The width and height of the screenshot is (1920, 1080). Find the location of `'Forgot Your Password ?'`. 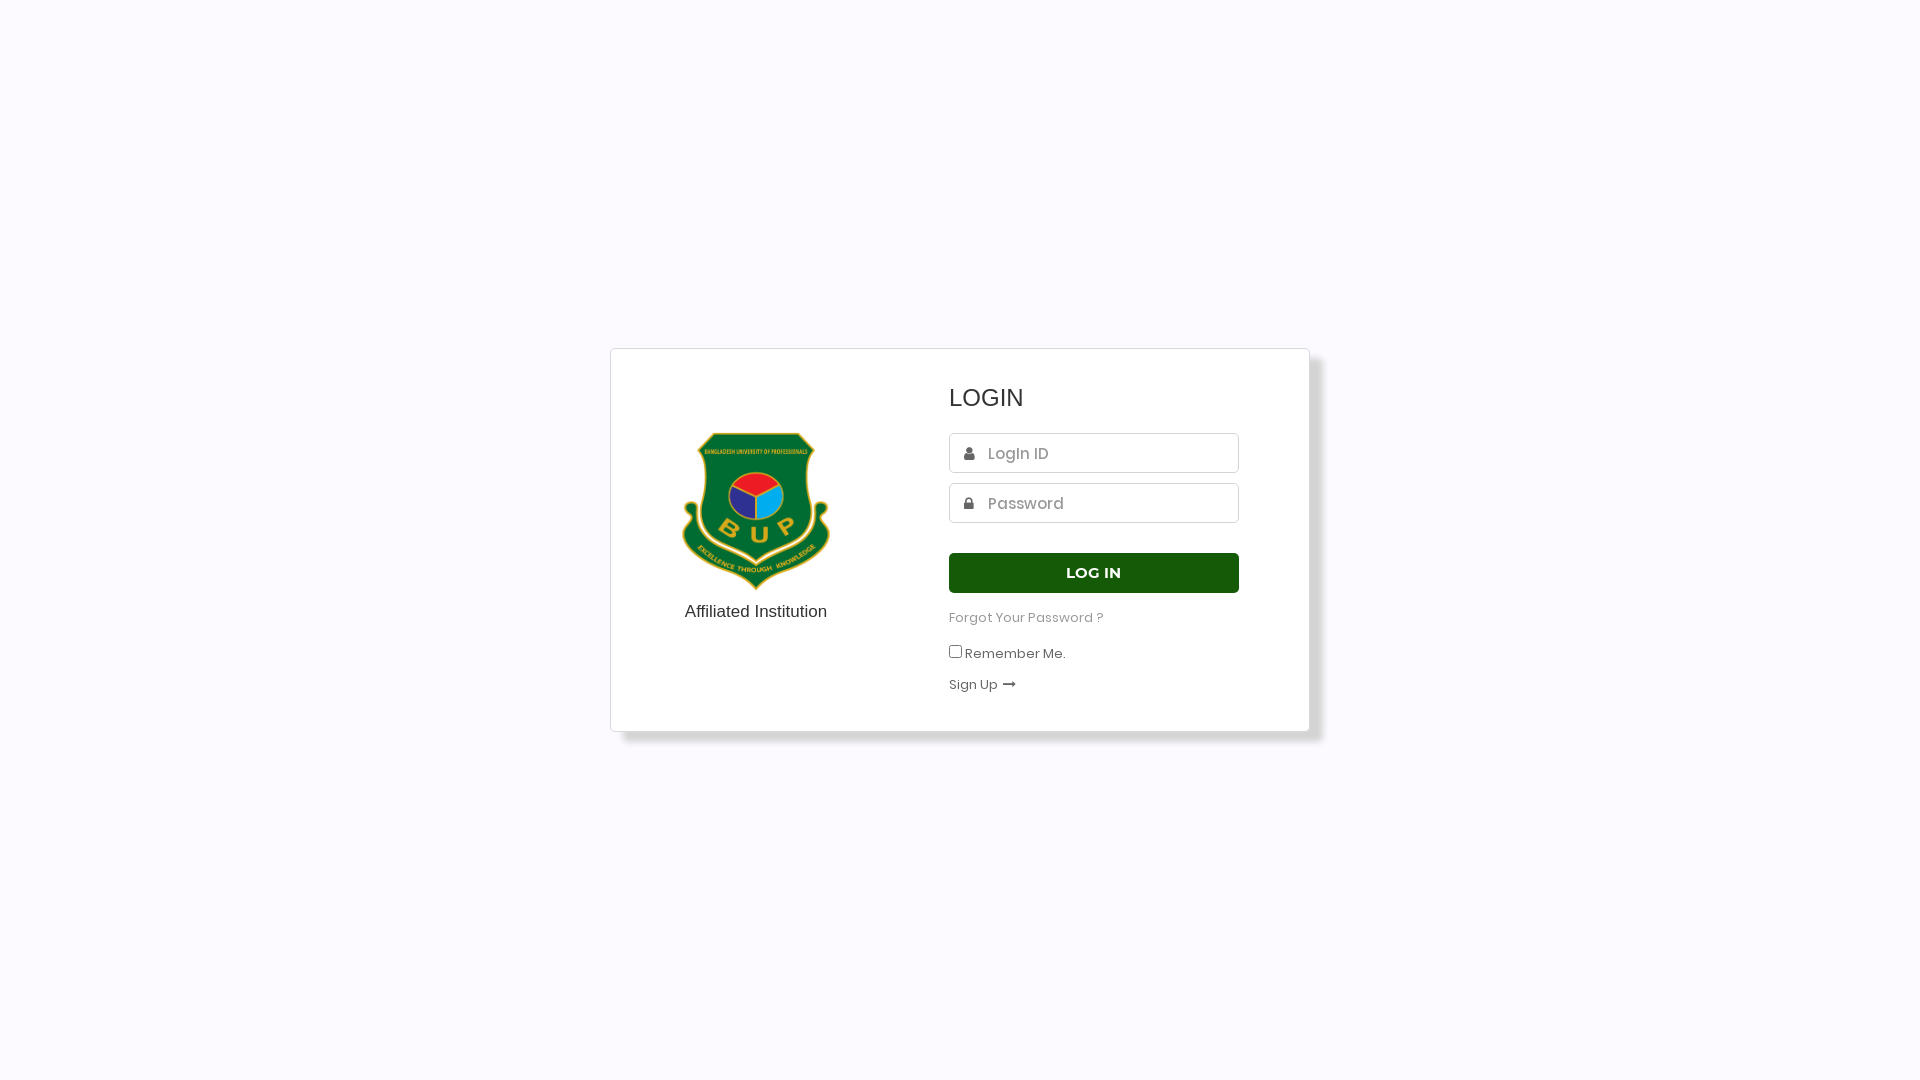

'Forgot Your Password ?' is located at coordinates (1026, 616).